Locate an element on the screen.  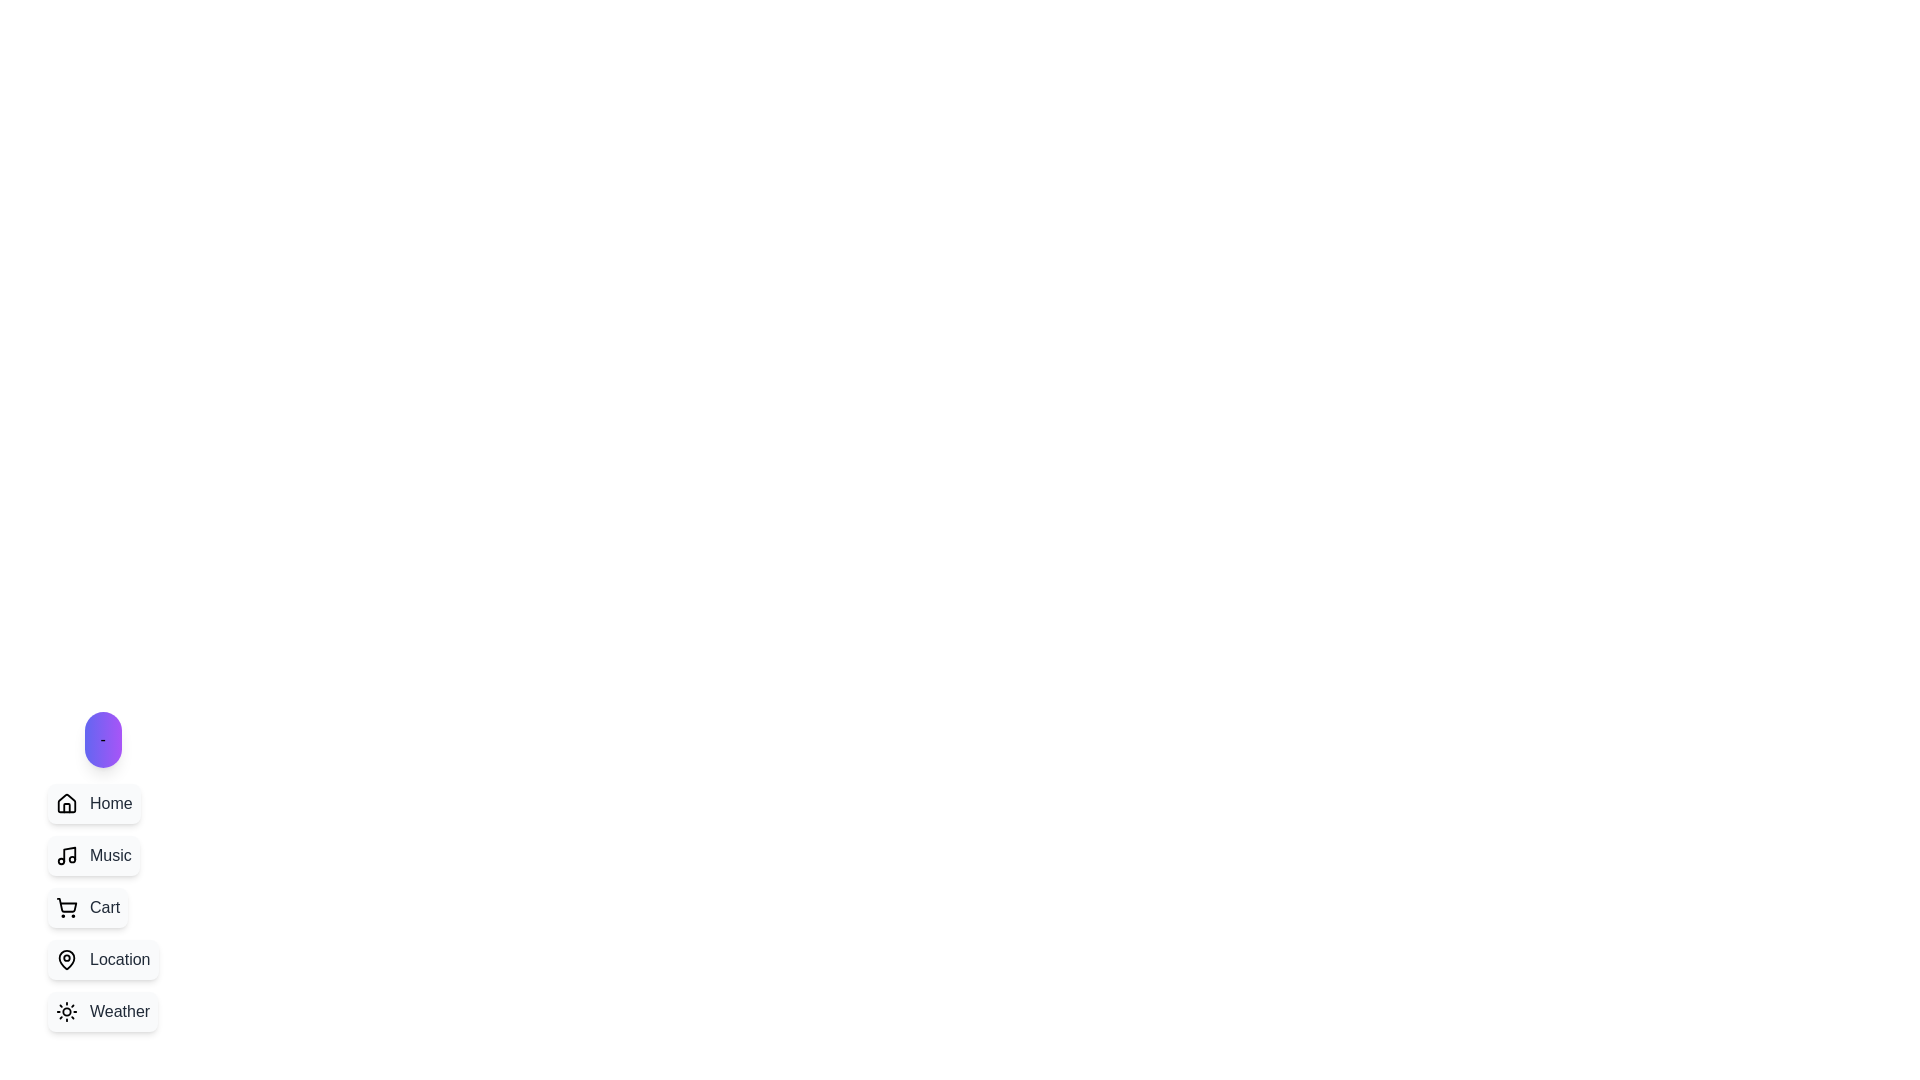
the button located at the top of the list is located at coordinates (93, 802).